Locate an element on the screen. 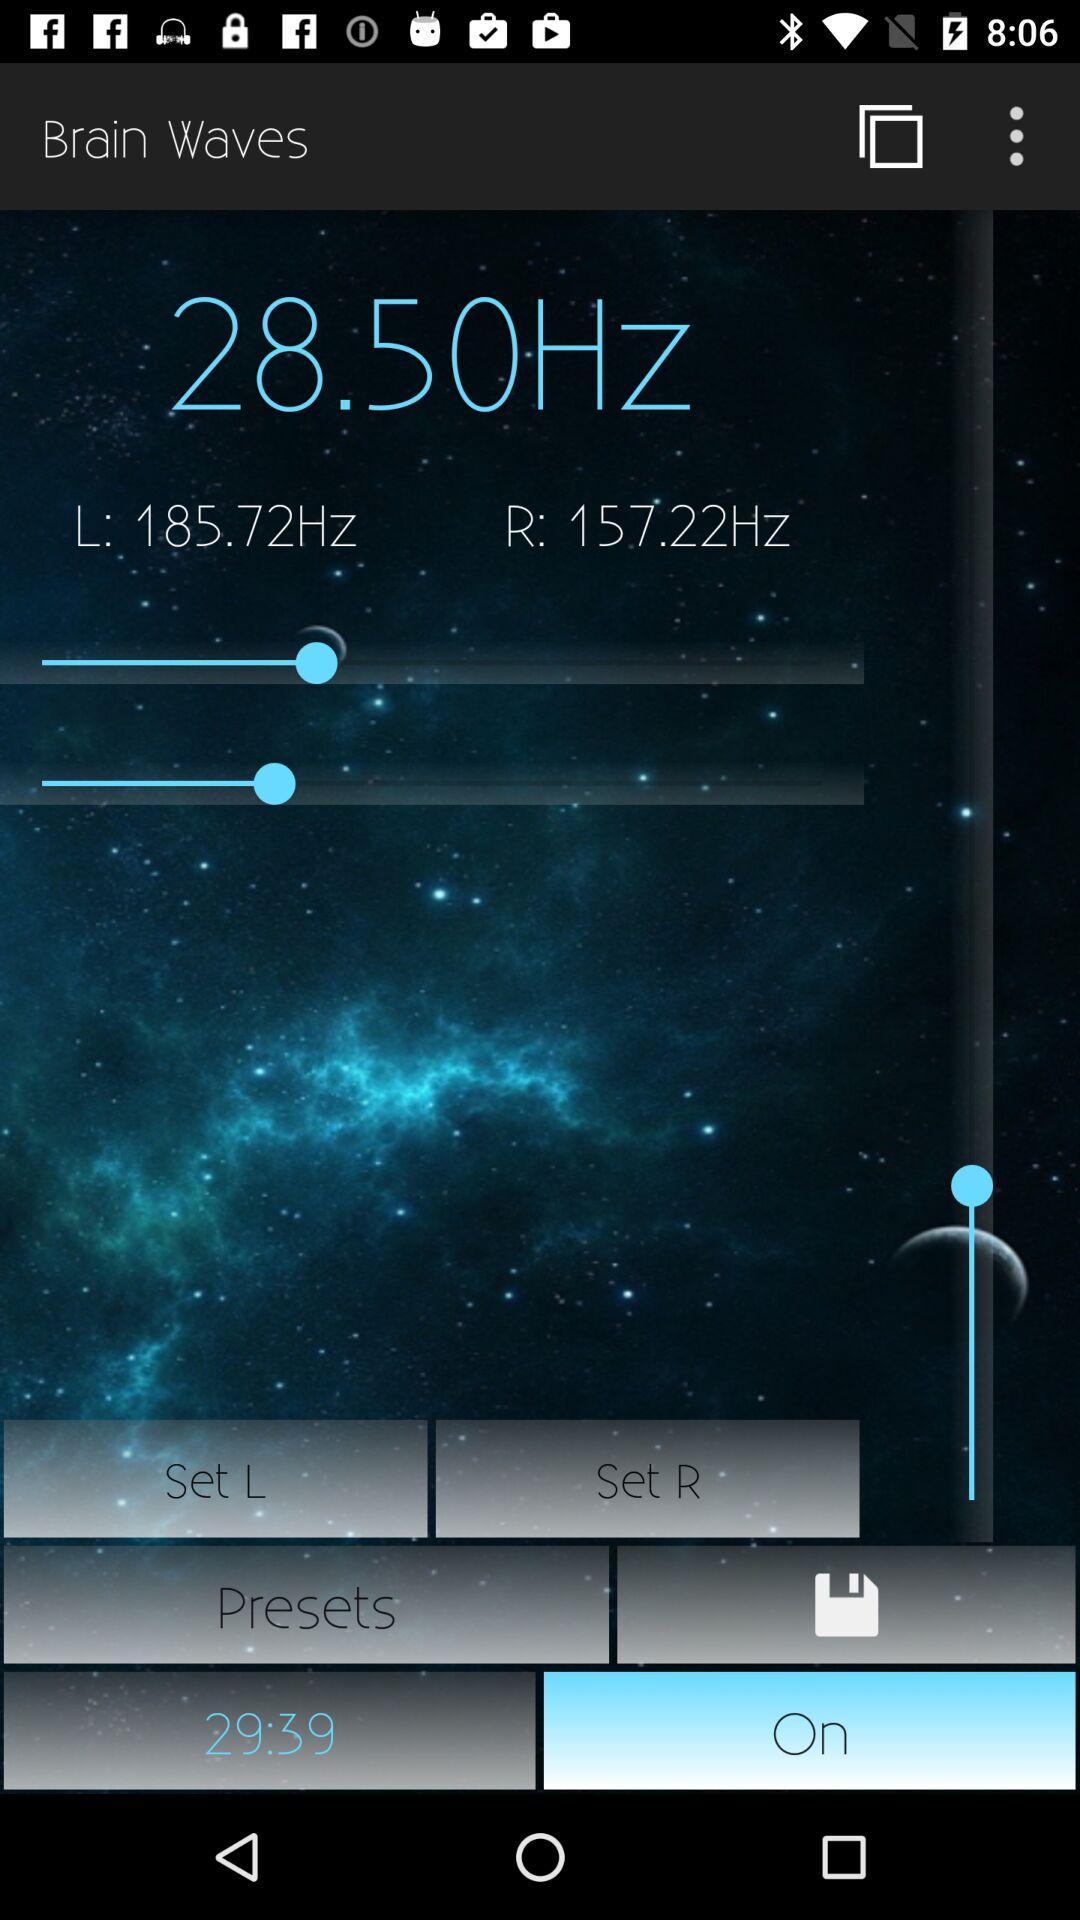  the on icon is located at coordinates (810, 1730).